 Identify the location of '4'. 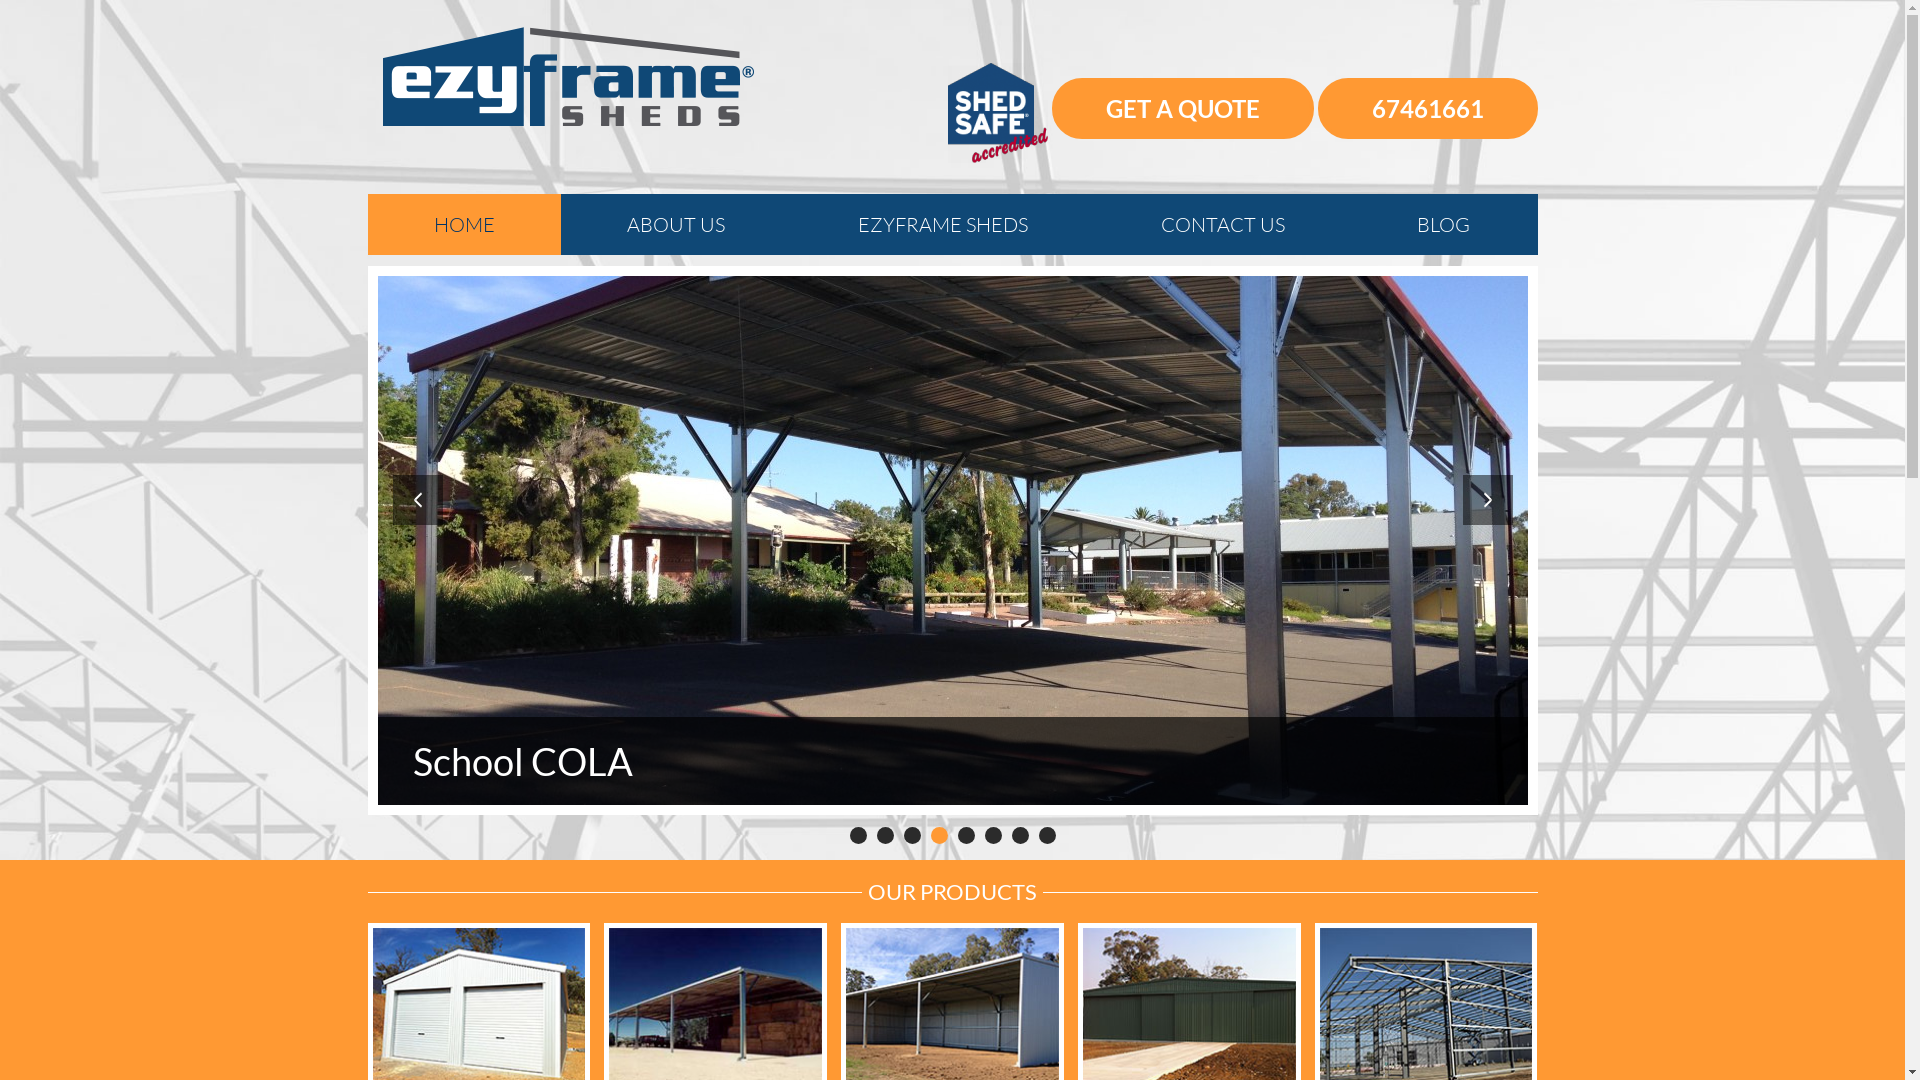
(937, 835).